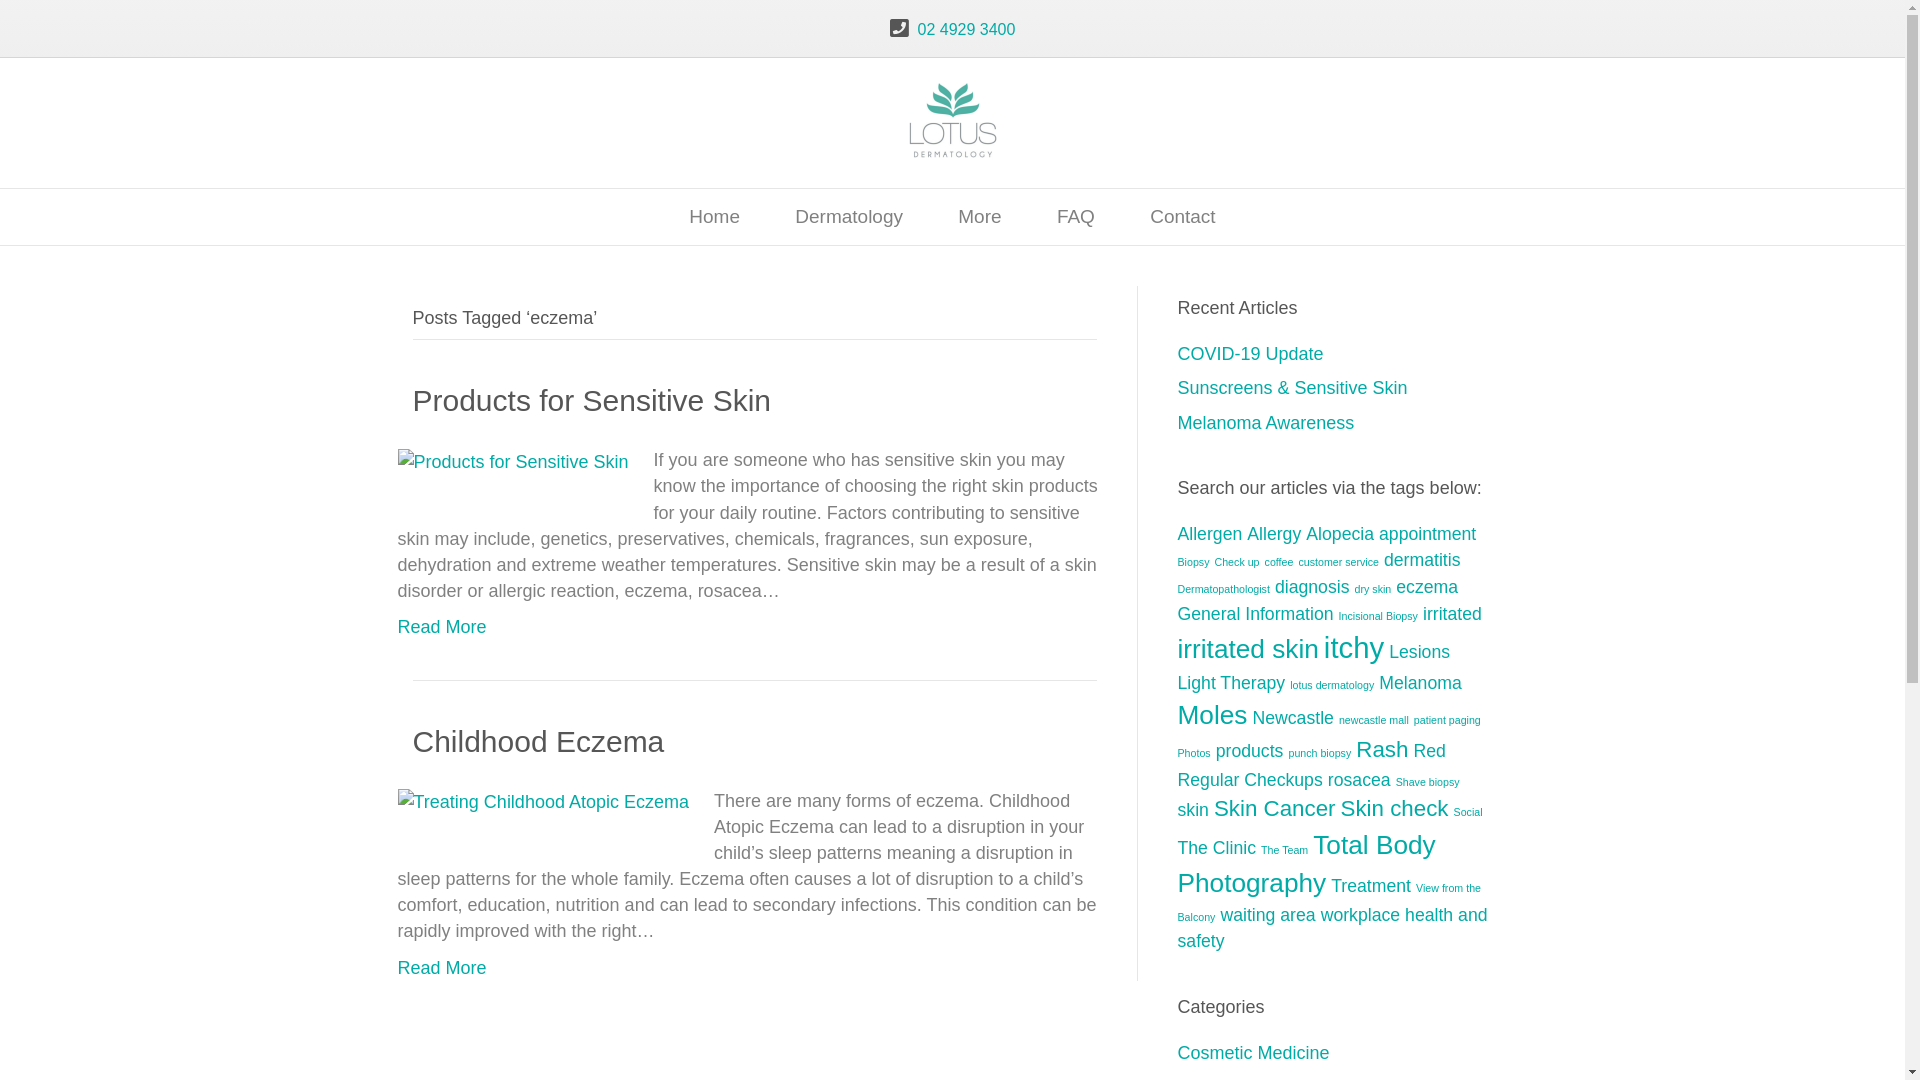 The width and height of the screenshot is (1920, 1080). What do you see at coordinates (849, 217) in the screenshot?
I see `'Dermatology'` at bounding box center [849, 217].